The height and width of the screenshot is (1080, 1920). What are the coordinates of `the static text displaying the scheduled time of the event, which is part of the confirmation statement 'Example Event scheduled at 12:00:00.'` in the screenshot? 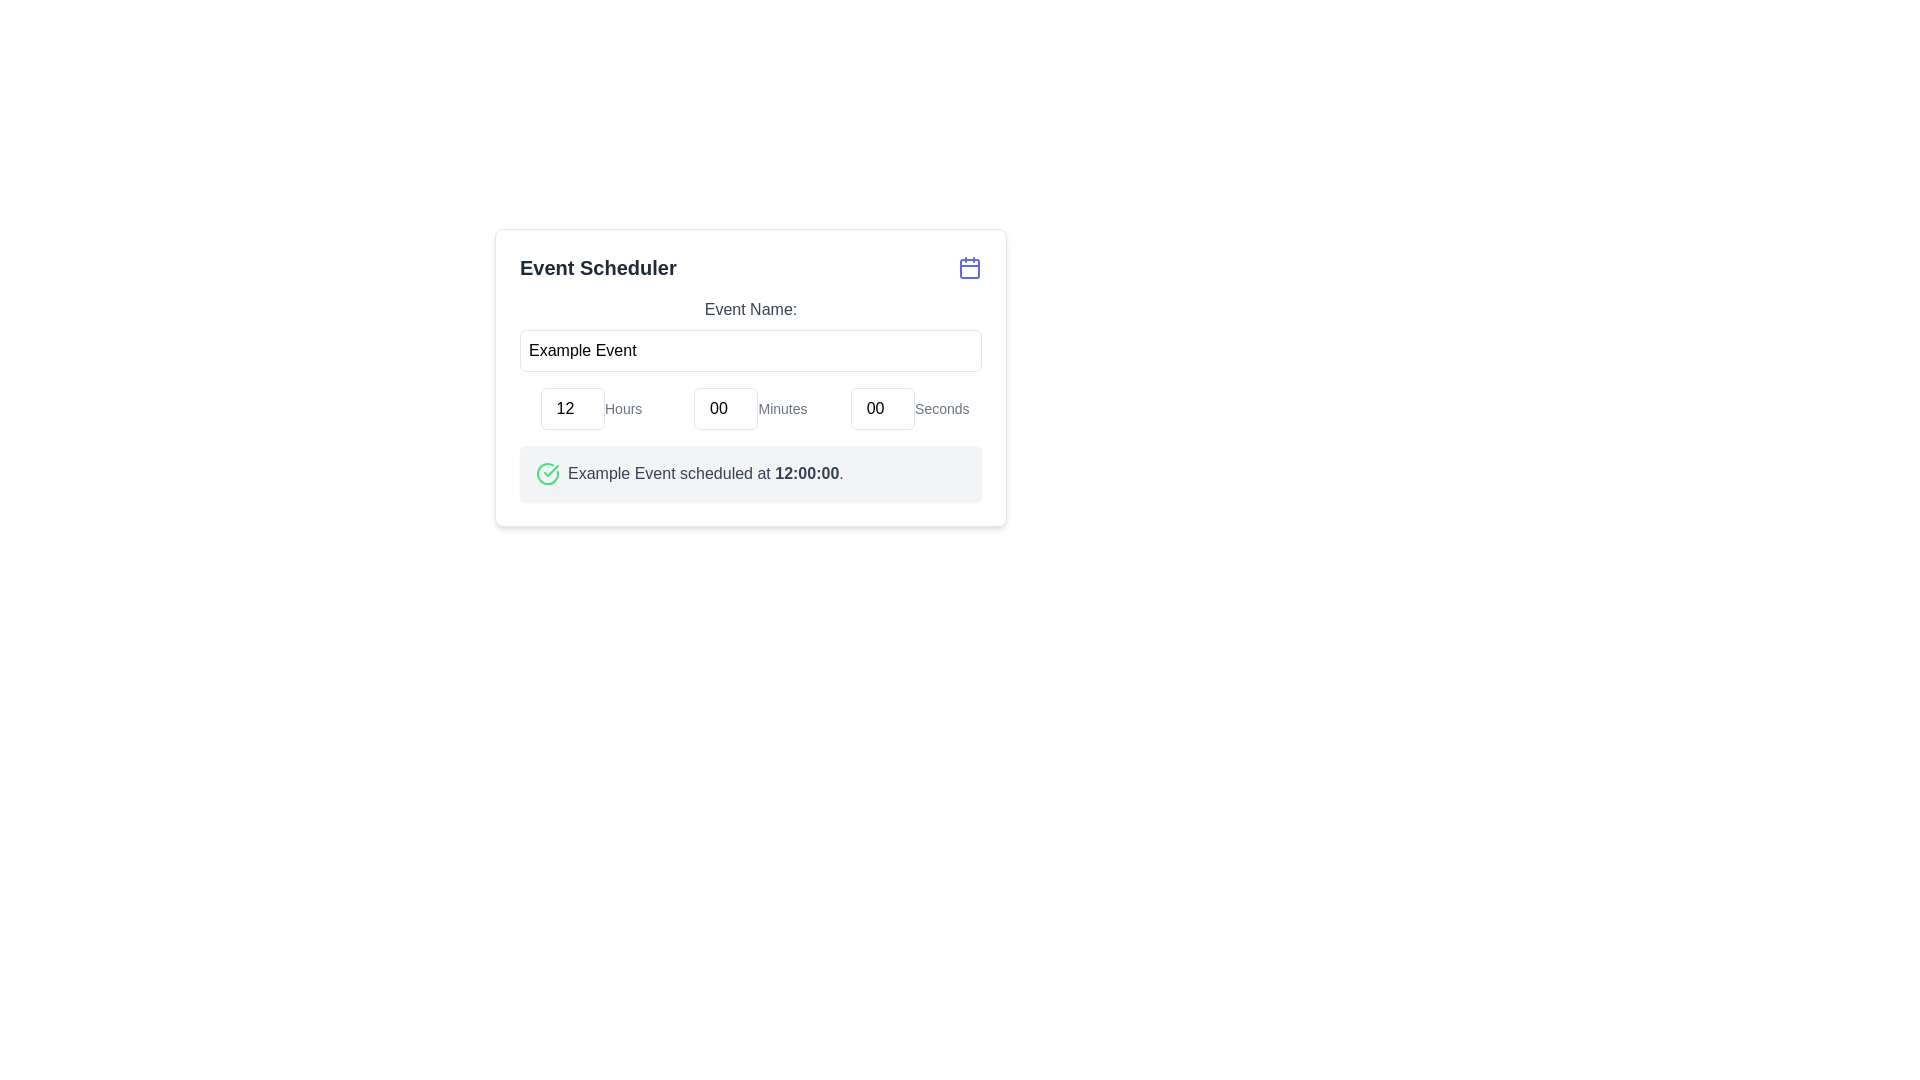 It's located at (807, 473).